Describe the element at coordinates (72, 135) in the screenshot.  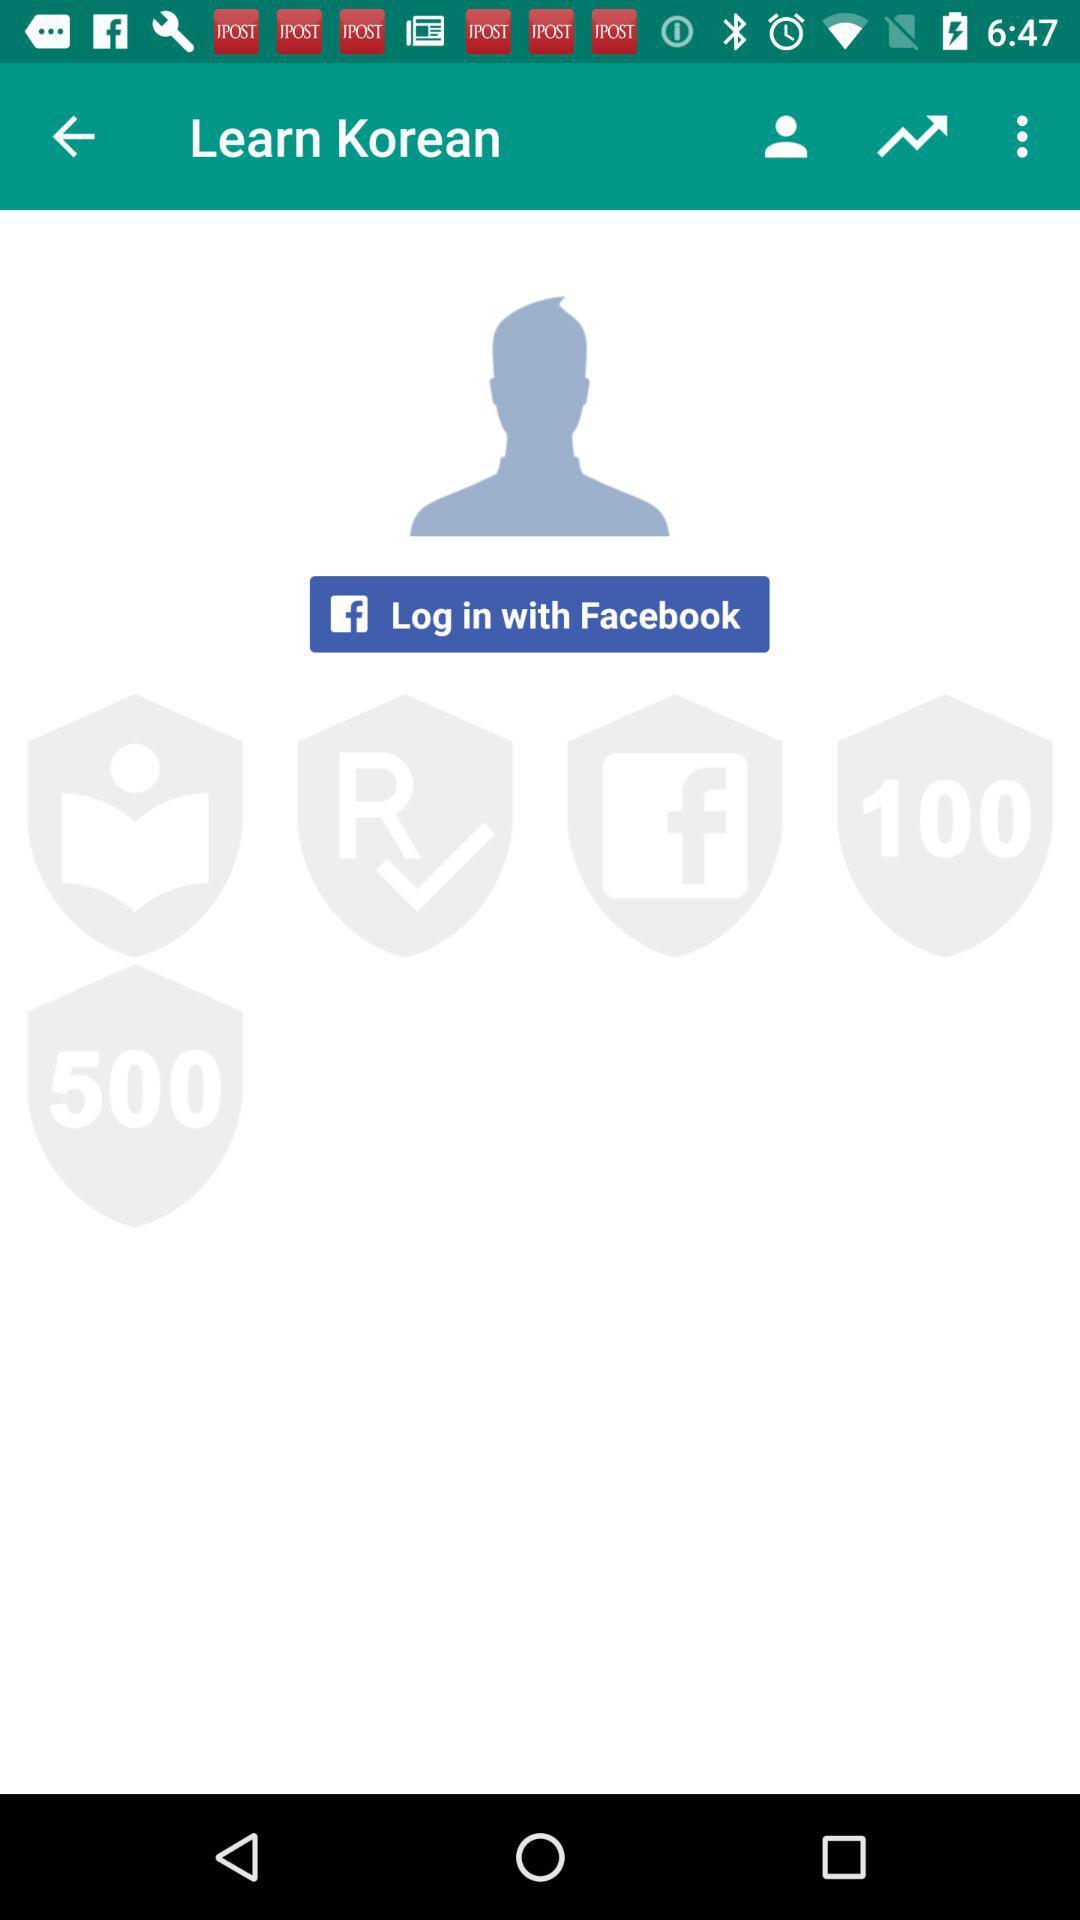
I see `icon next to the learn korean item` at that location.